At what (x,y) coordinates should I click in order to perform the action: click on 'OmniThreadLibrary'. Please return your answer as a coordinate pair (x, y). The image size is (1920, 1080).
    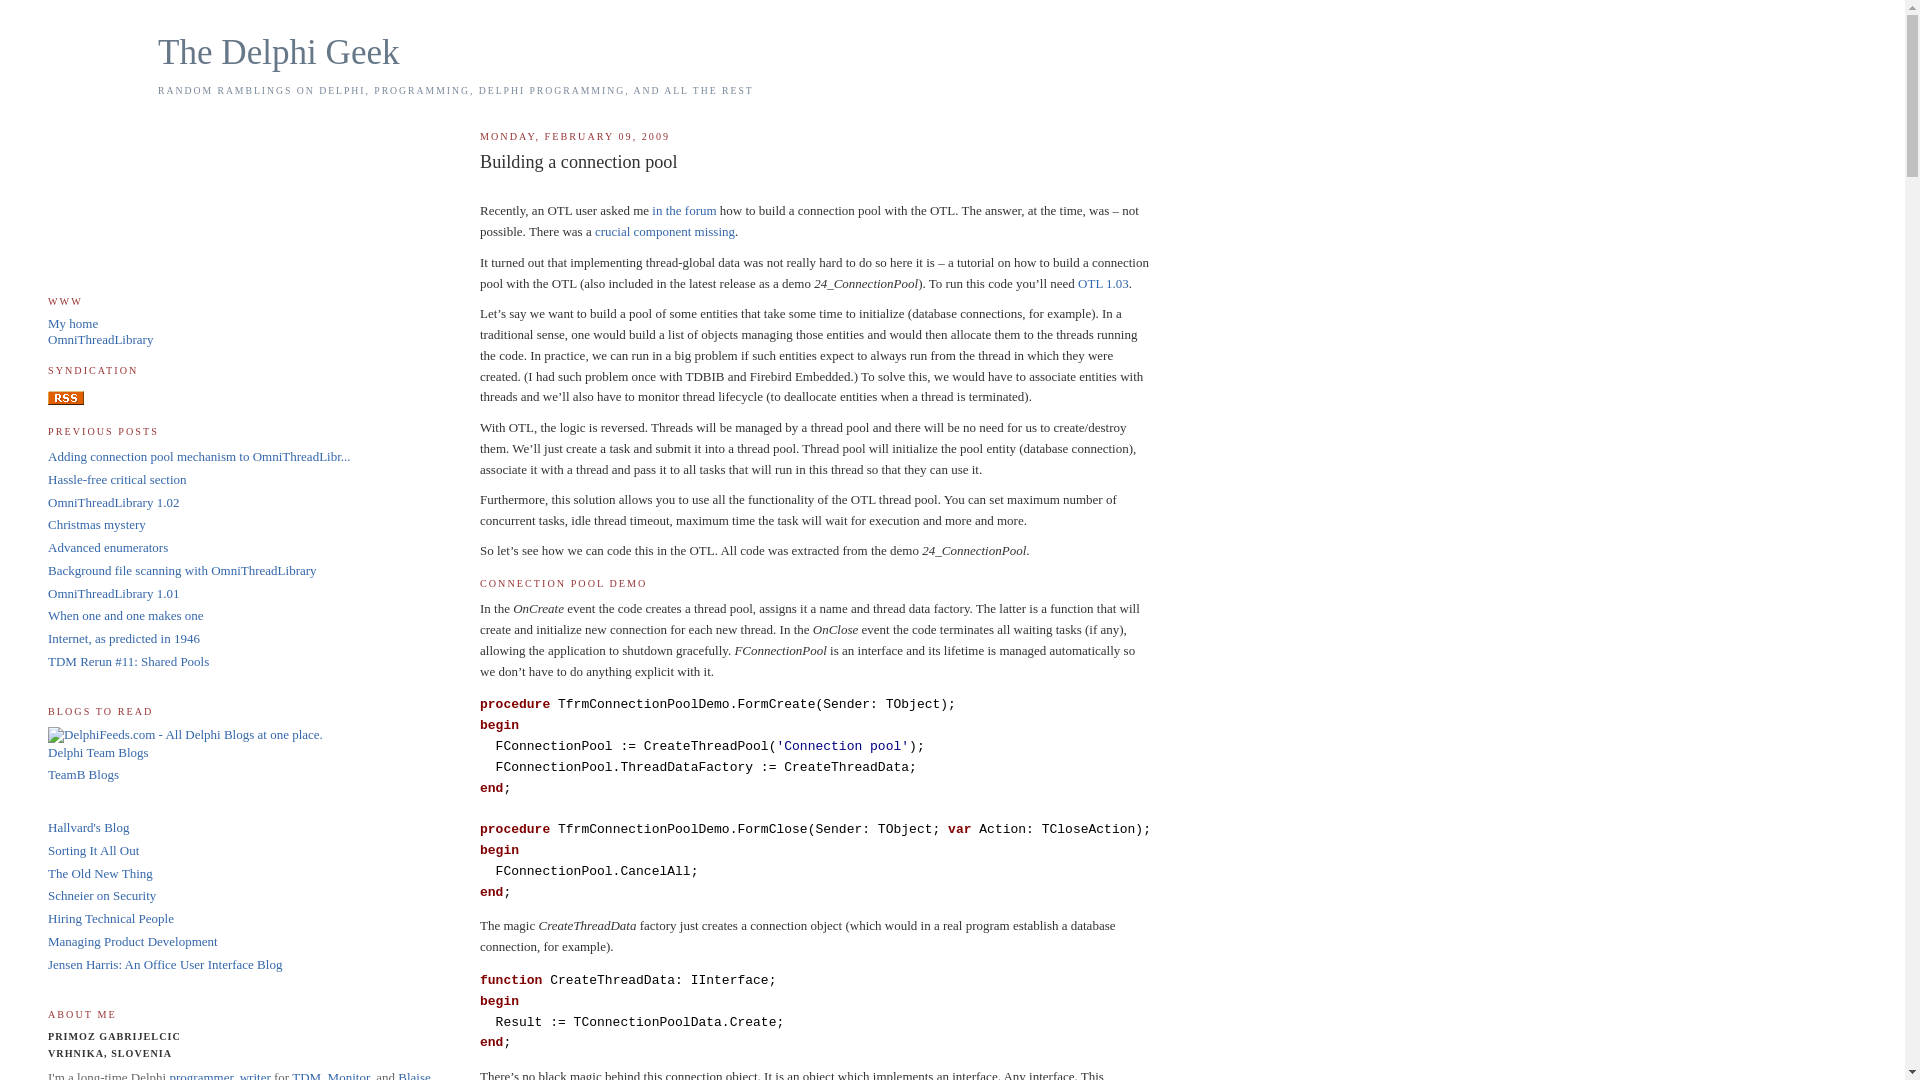
    Looking at the image, I should click on (99, 338).